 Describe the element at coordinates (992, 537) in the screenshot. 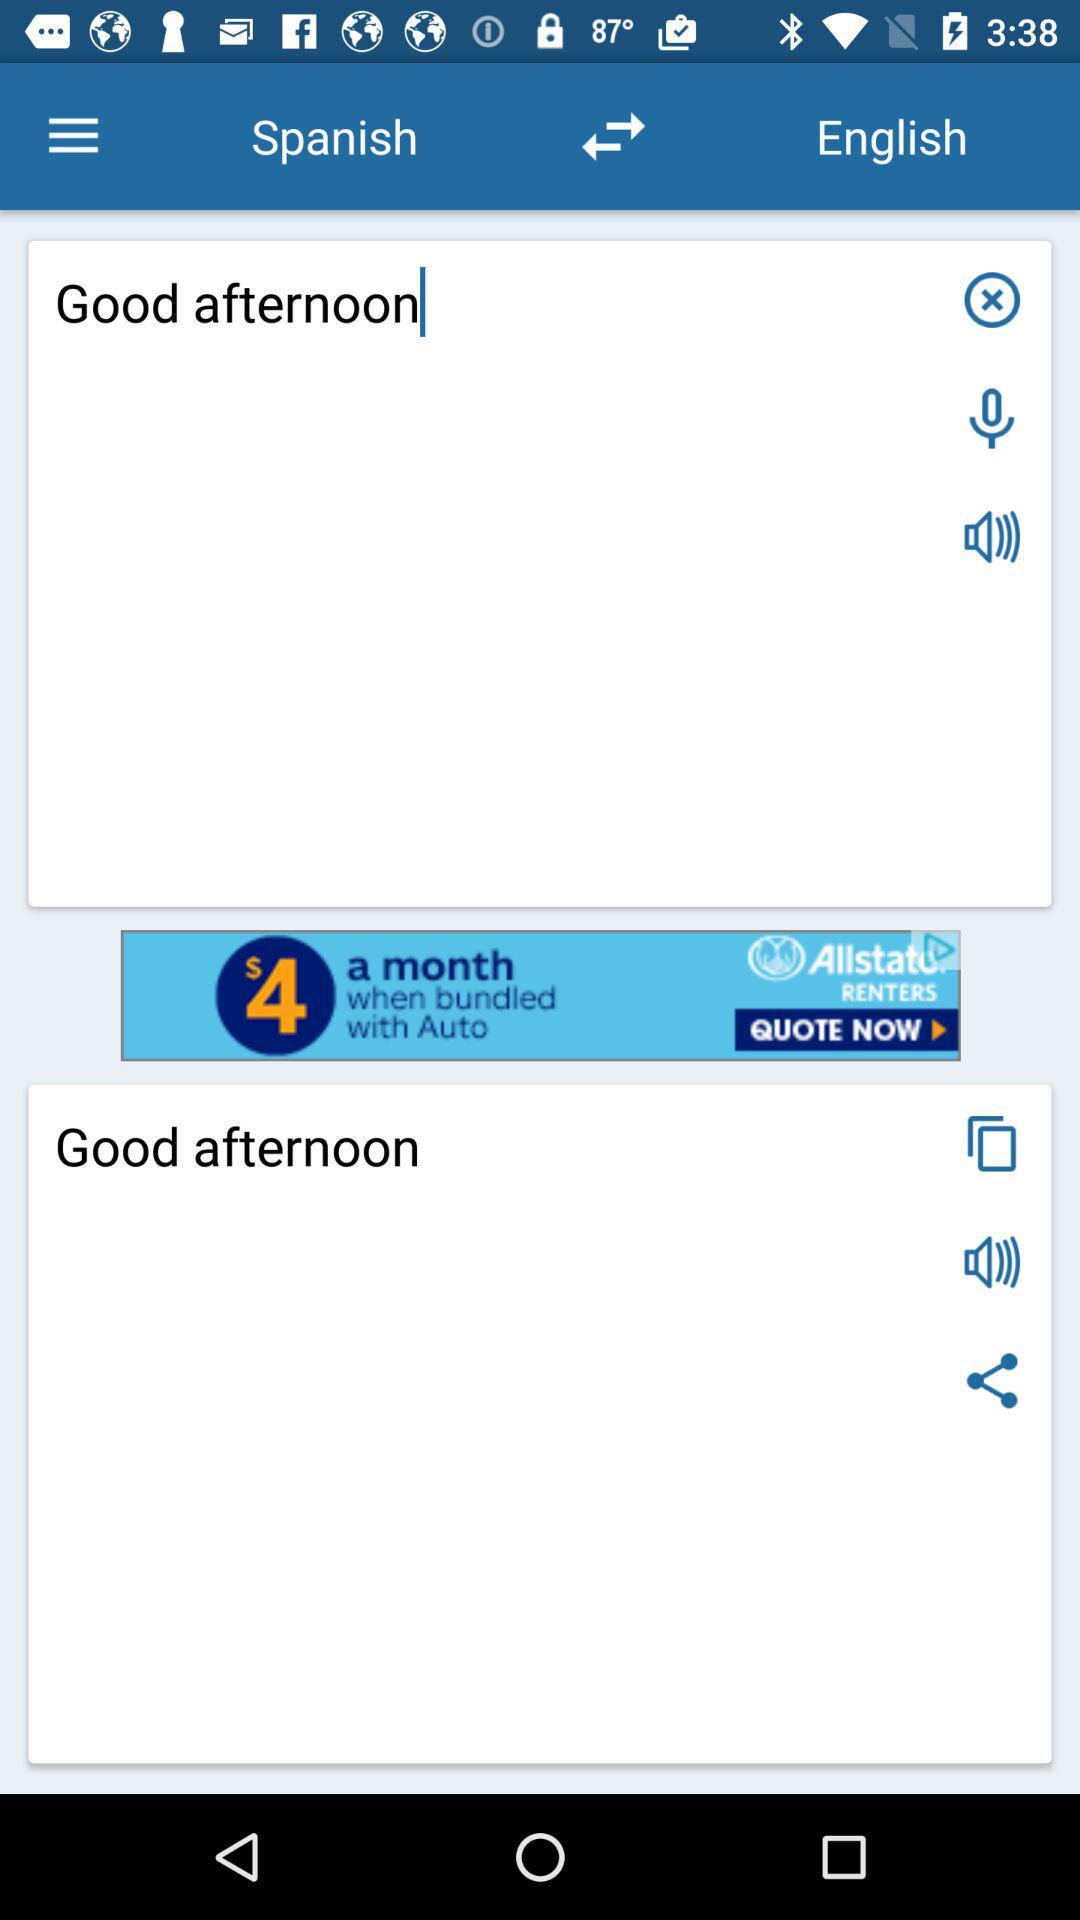

I see `volume adjustment` at that location.